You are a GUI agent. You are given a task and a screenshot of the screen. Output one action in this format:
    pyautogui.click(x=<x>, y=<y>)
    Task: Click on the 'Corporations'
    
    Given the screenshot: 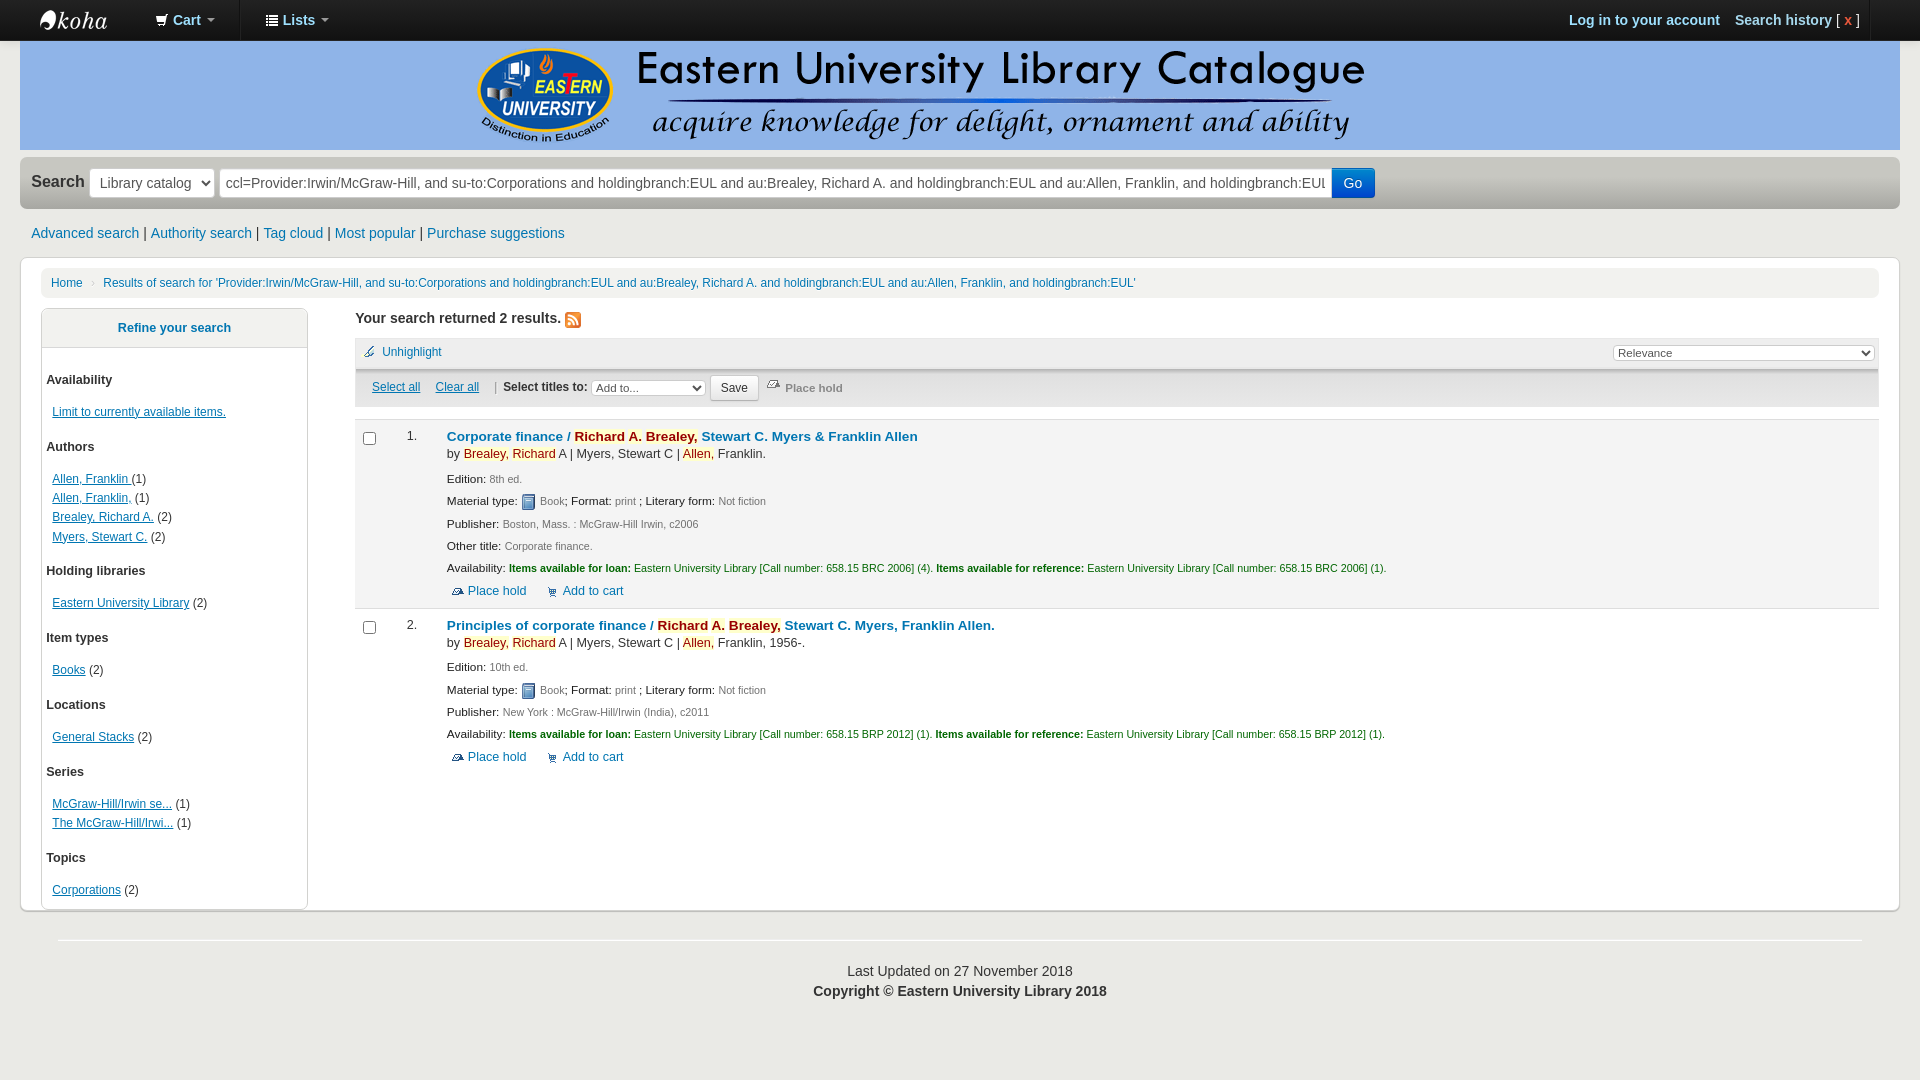 What is the action you would take?
    pyautogui.click(x=85, y=889)
    